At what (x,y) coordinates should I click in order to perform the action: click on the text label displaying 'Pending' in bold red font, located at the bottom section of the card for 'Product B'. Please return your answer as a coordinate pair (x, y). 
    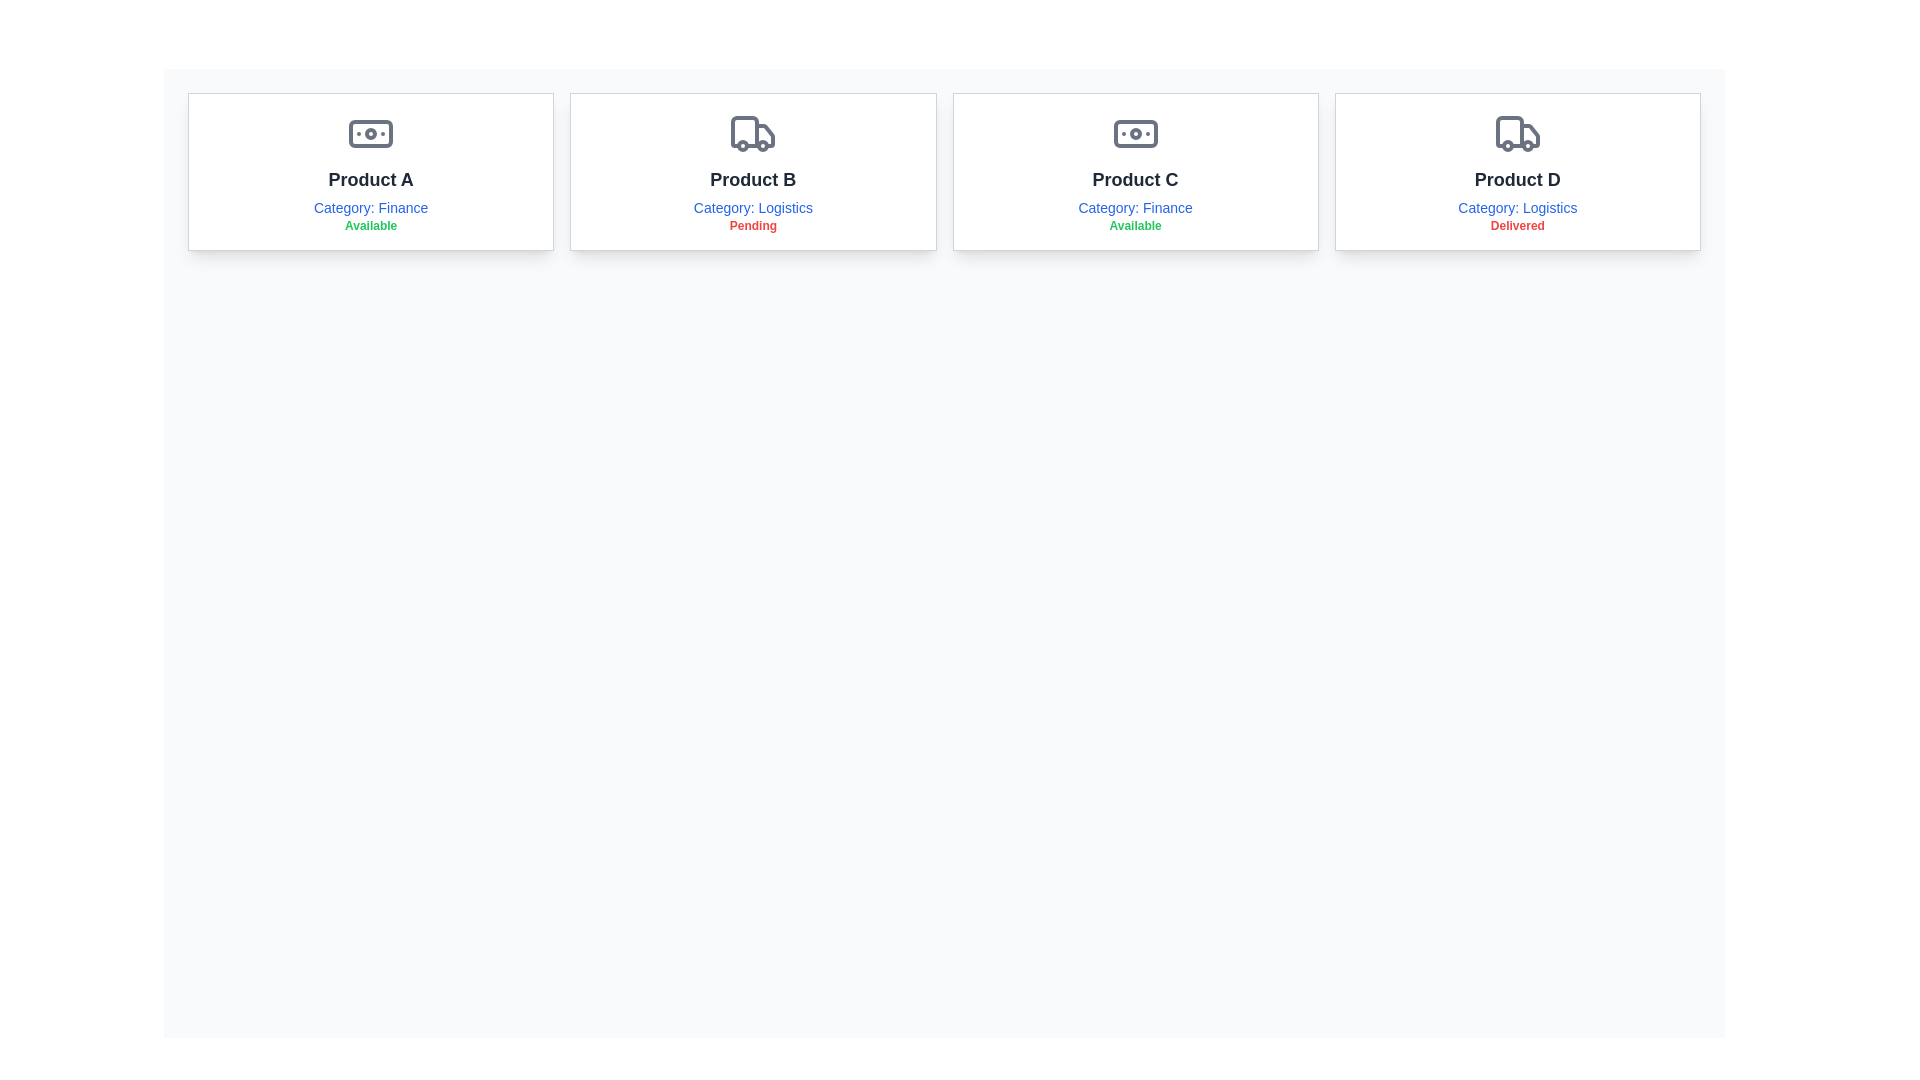
    Looking at the image, I should click on (752, 225).